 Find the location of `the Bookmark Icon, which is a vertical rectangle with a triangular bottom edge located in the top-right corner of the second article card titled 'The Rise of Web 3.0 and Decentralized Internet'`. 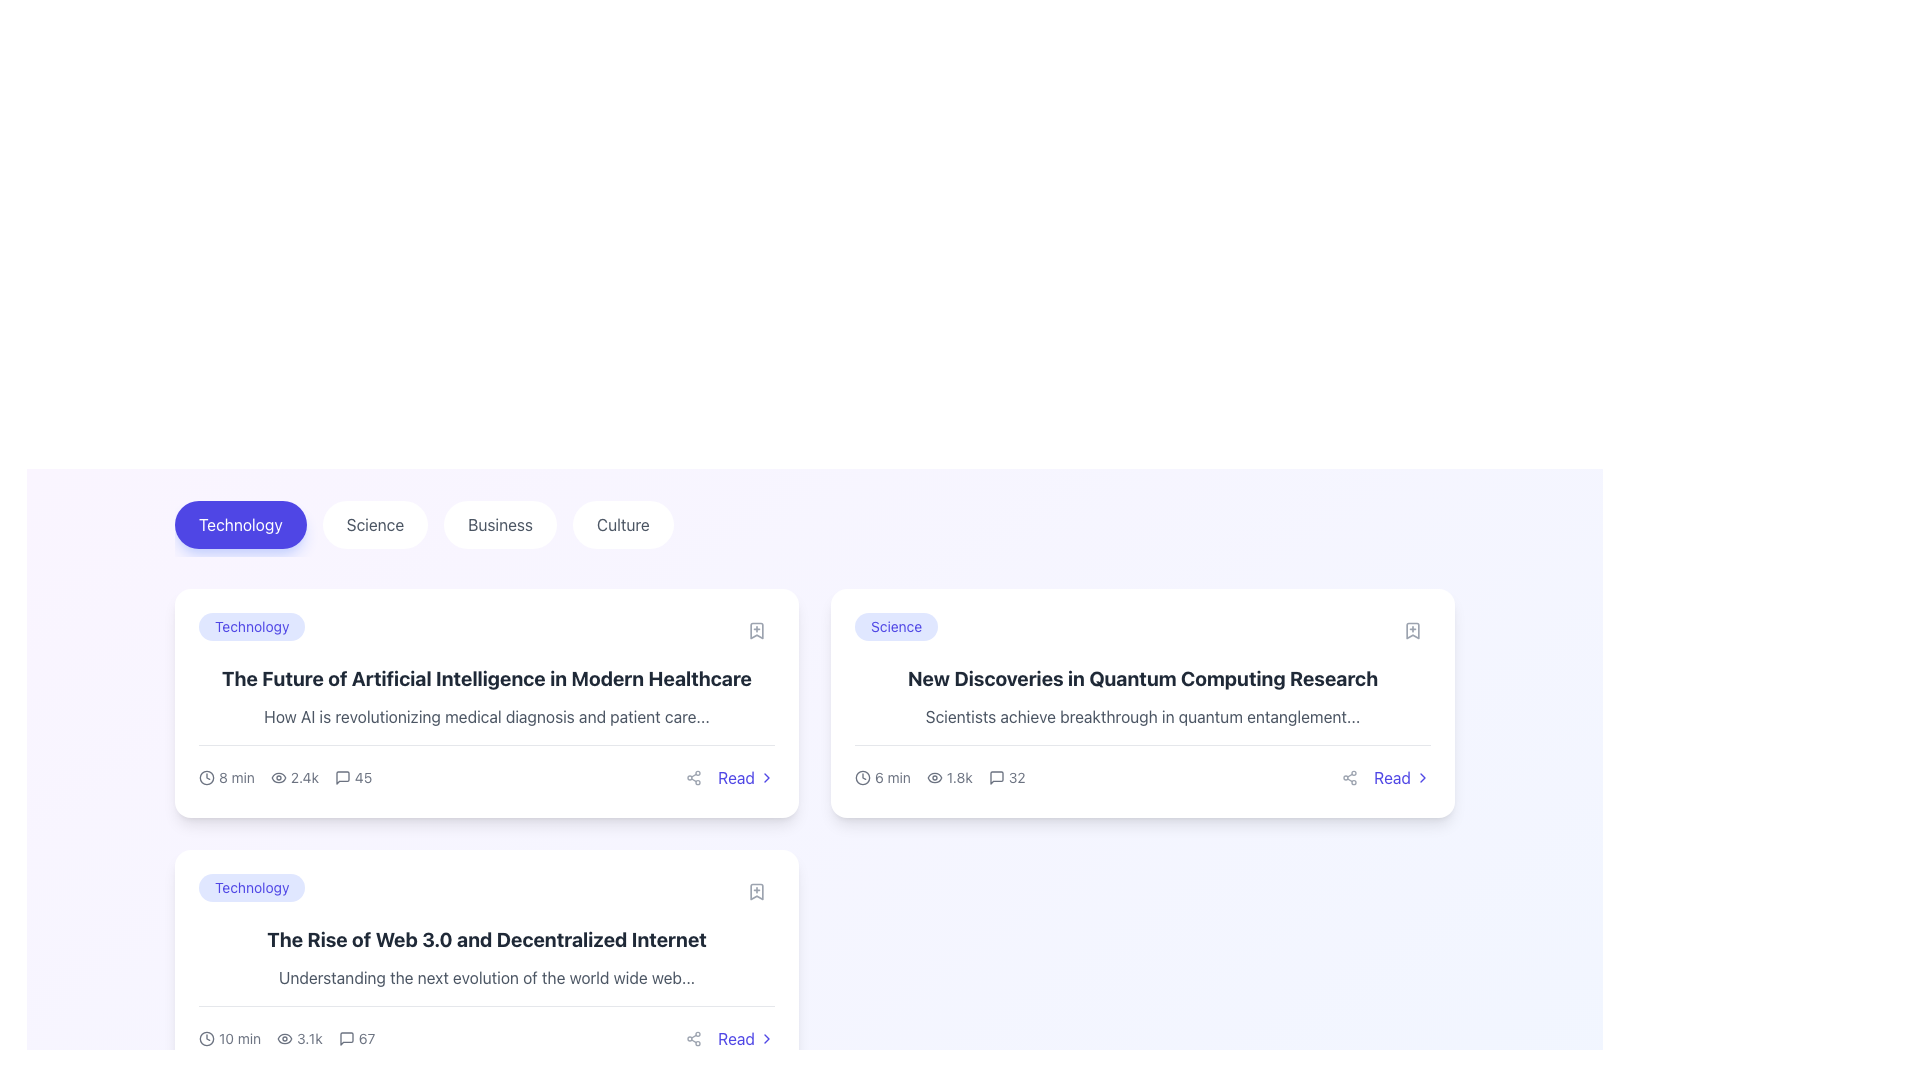

the Bookmark Icon, which is a vertical rectangle with a triangular bottom edge located in the top-right corner of the second article card titled 'The Rise of Web 3.0 and Decentralized Internet' is located at coordinates (756, 890).